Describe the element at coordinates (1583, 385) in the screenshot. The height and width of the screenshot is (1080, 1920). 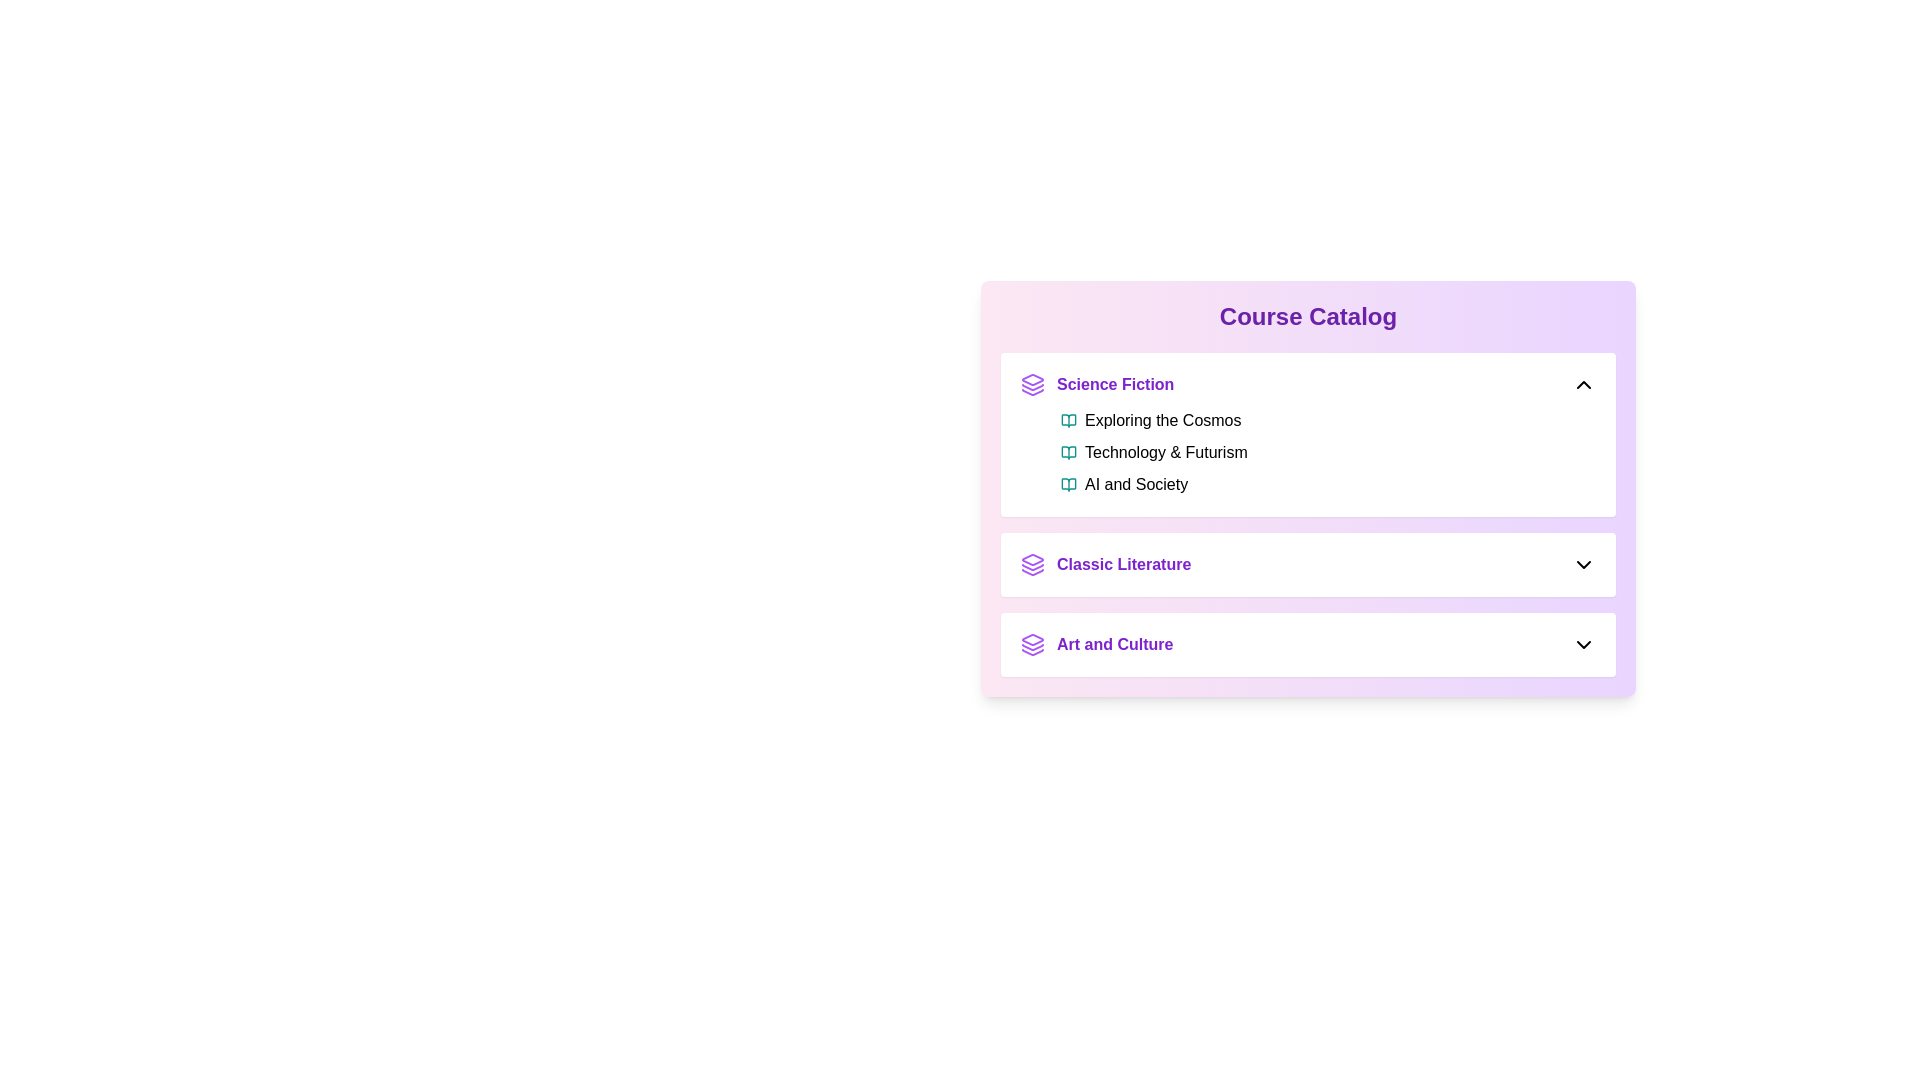
I see `the icon to expand or collapse the category Science Fiction` at that location.